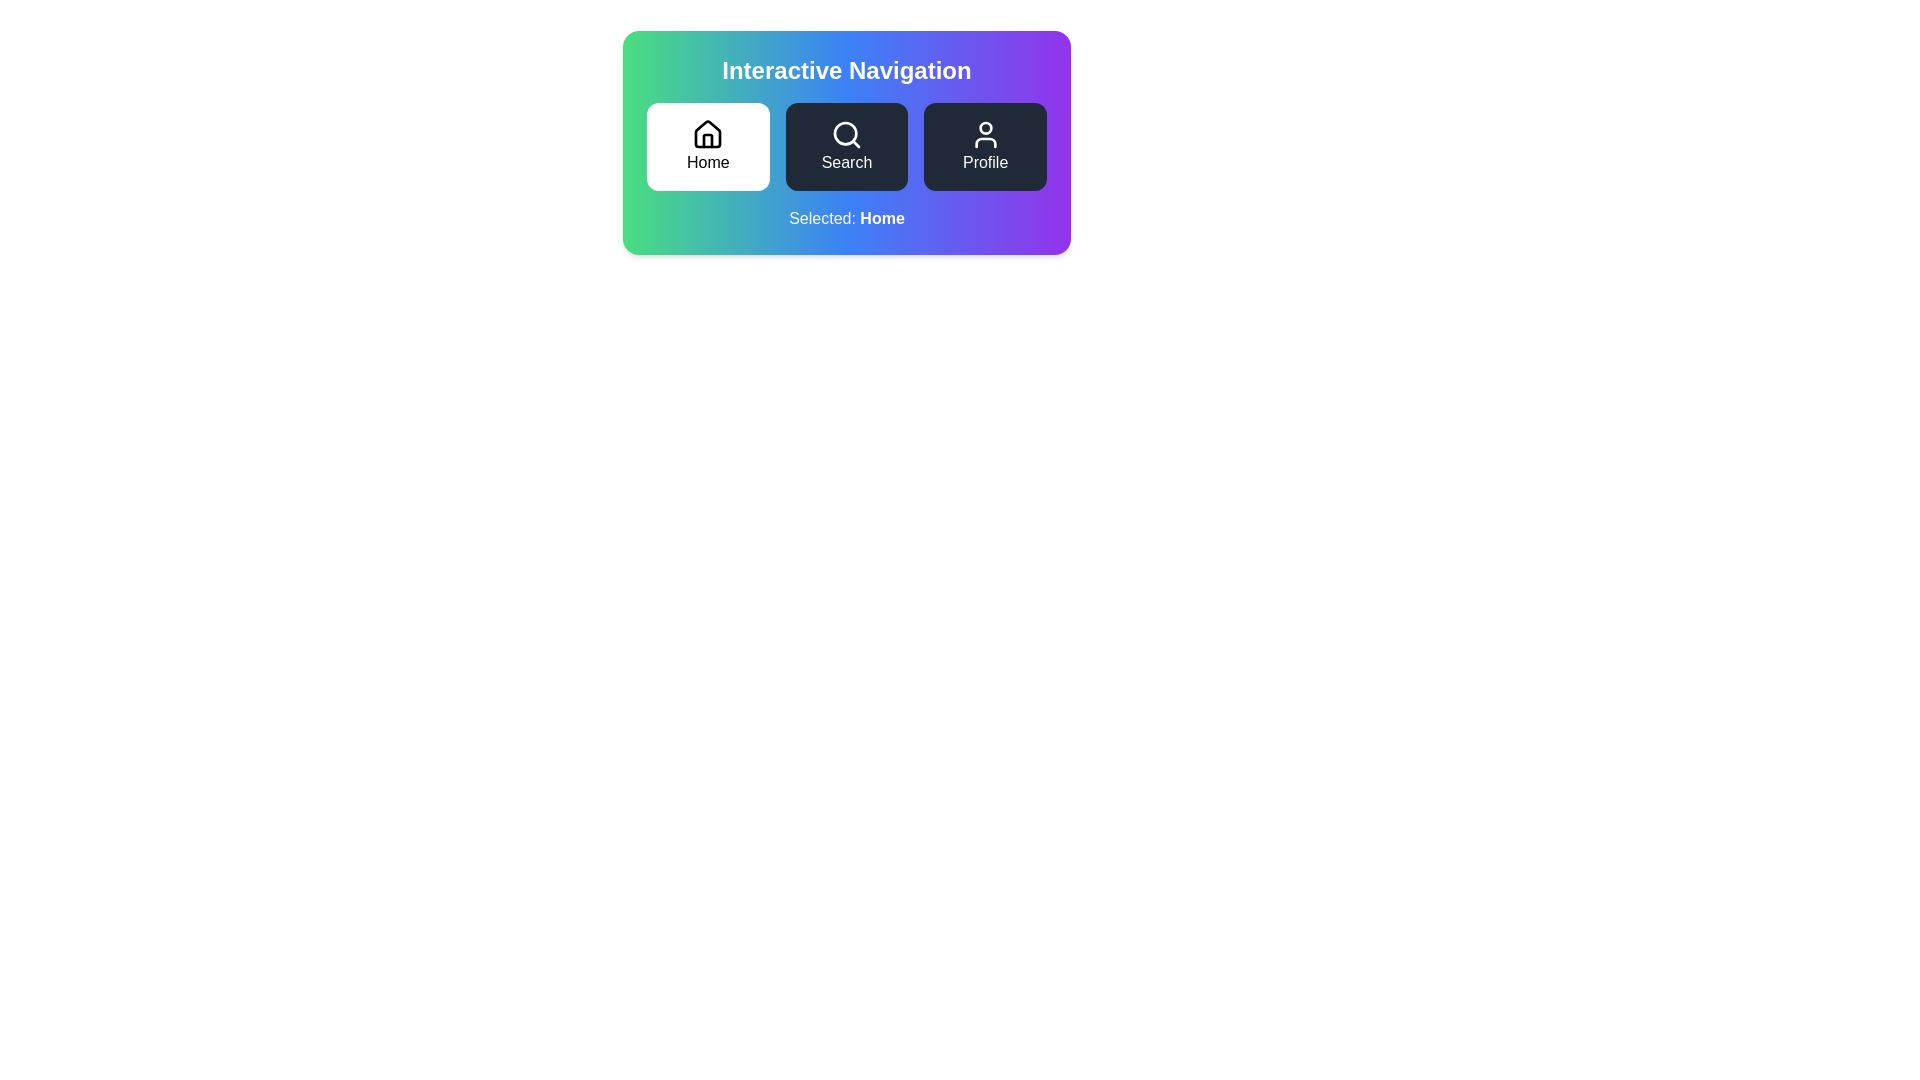 This screenshot has height=1080, width=1920. What do you see at coordinates (881, 218) in the screenshot?
I see `the Text Label that indicates the currently selected navigation option, which displays 'Selected: Home'` at bounding box center [881, 218].